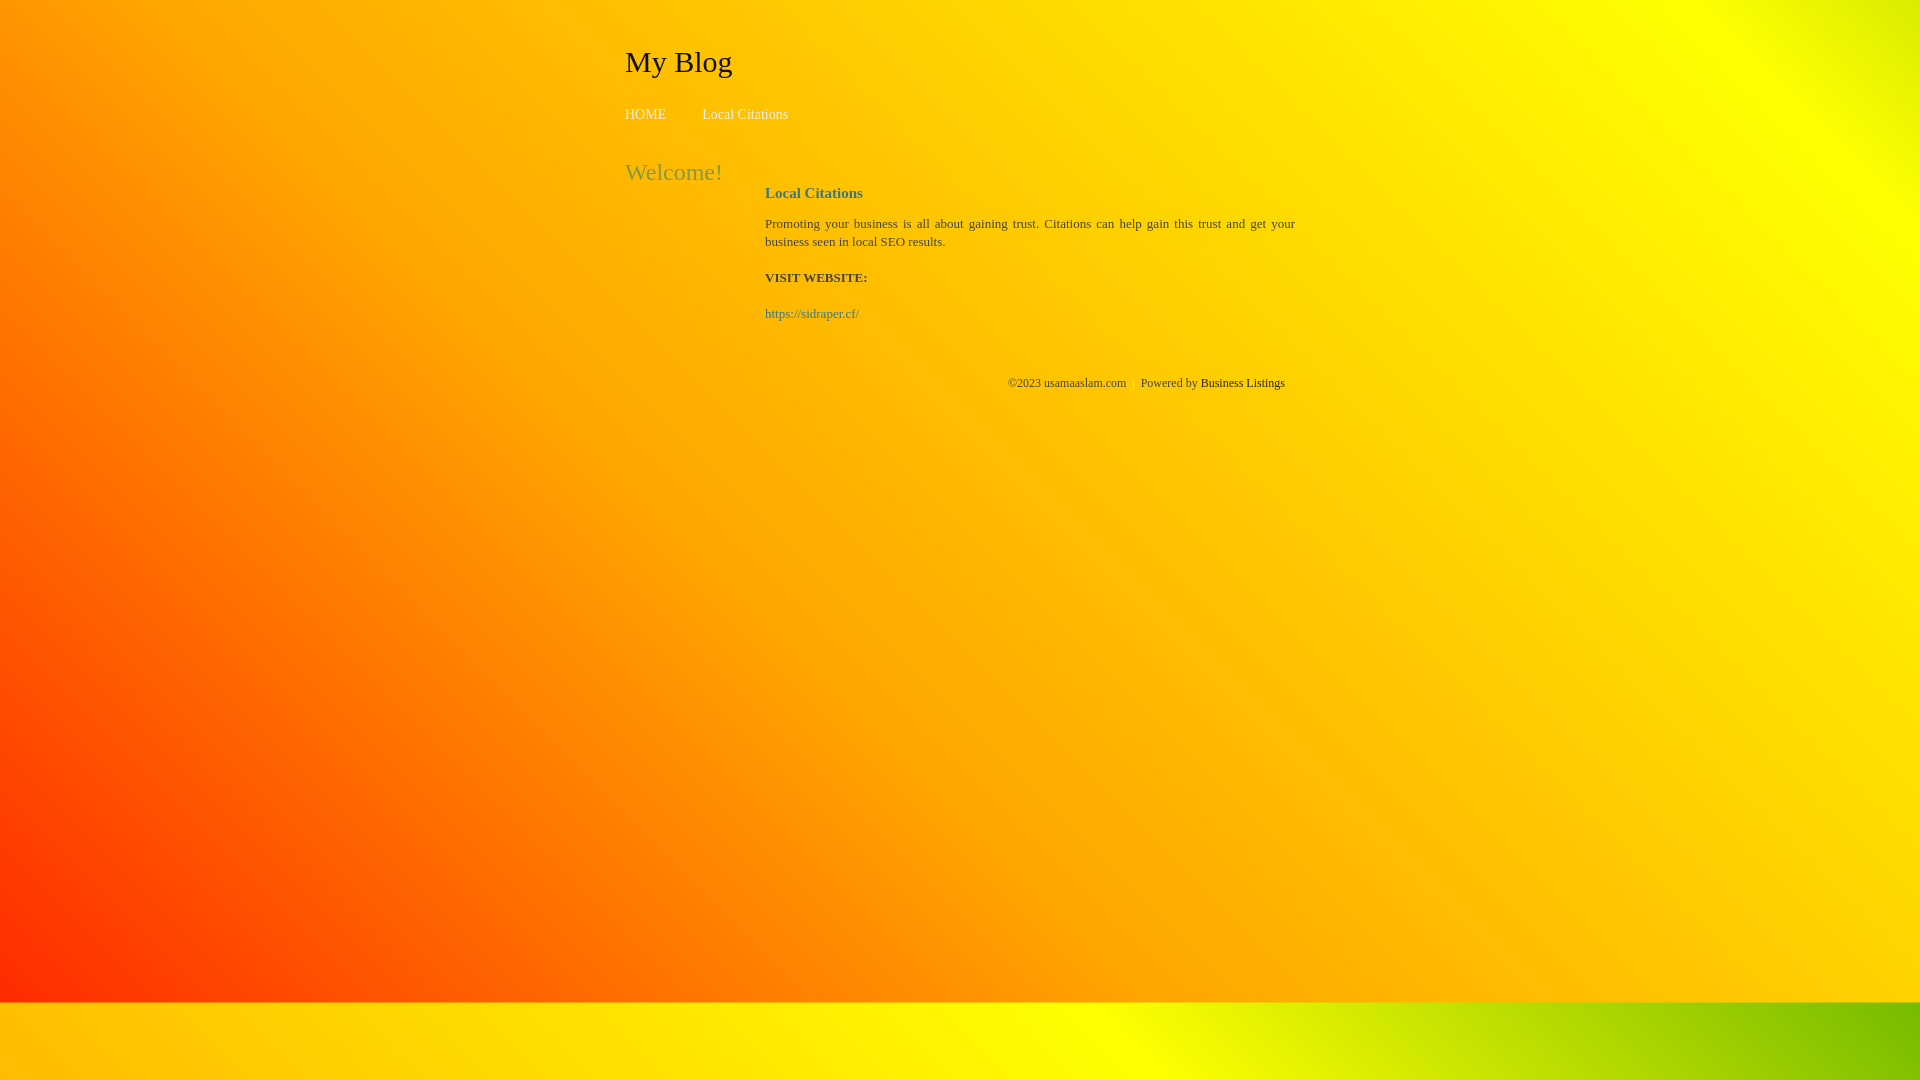 Image resolution: width=1920 pixels, height=1080 pixels. I want to click on 'Business Listings', so click(1242, 382).